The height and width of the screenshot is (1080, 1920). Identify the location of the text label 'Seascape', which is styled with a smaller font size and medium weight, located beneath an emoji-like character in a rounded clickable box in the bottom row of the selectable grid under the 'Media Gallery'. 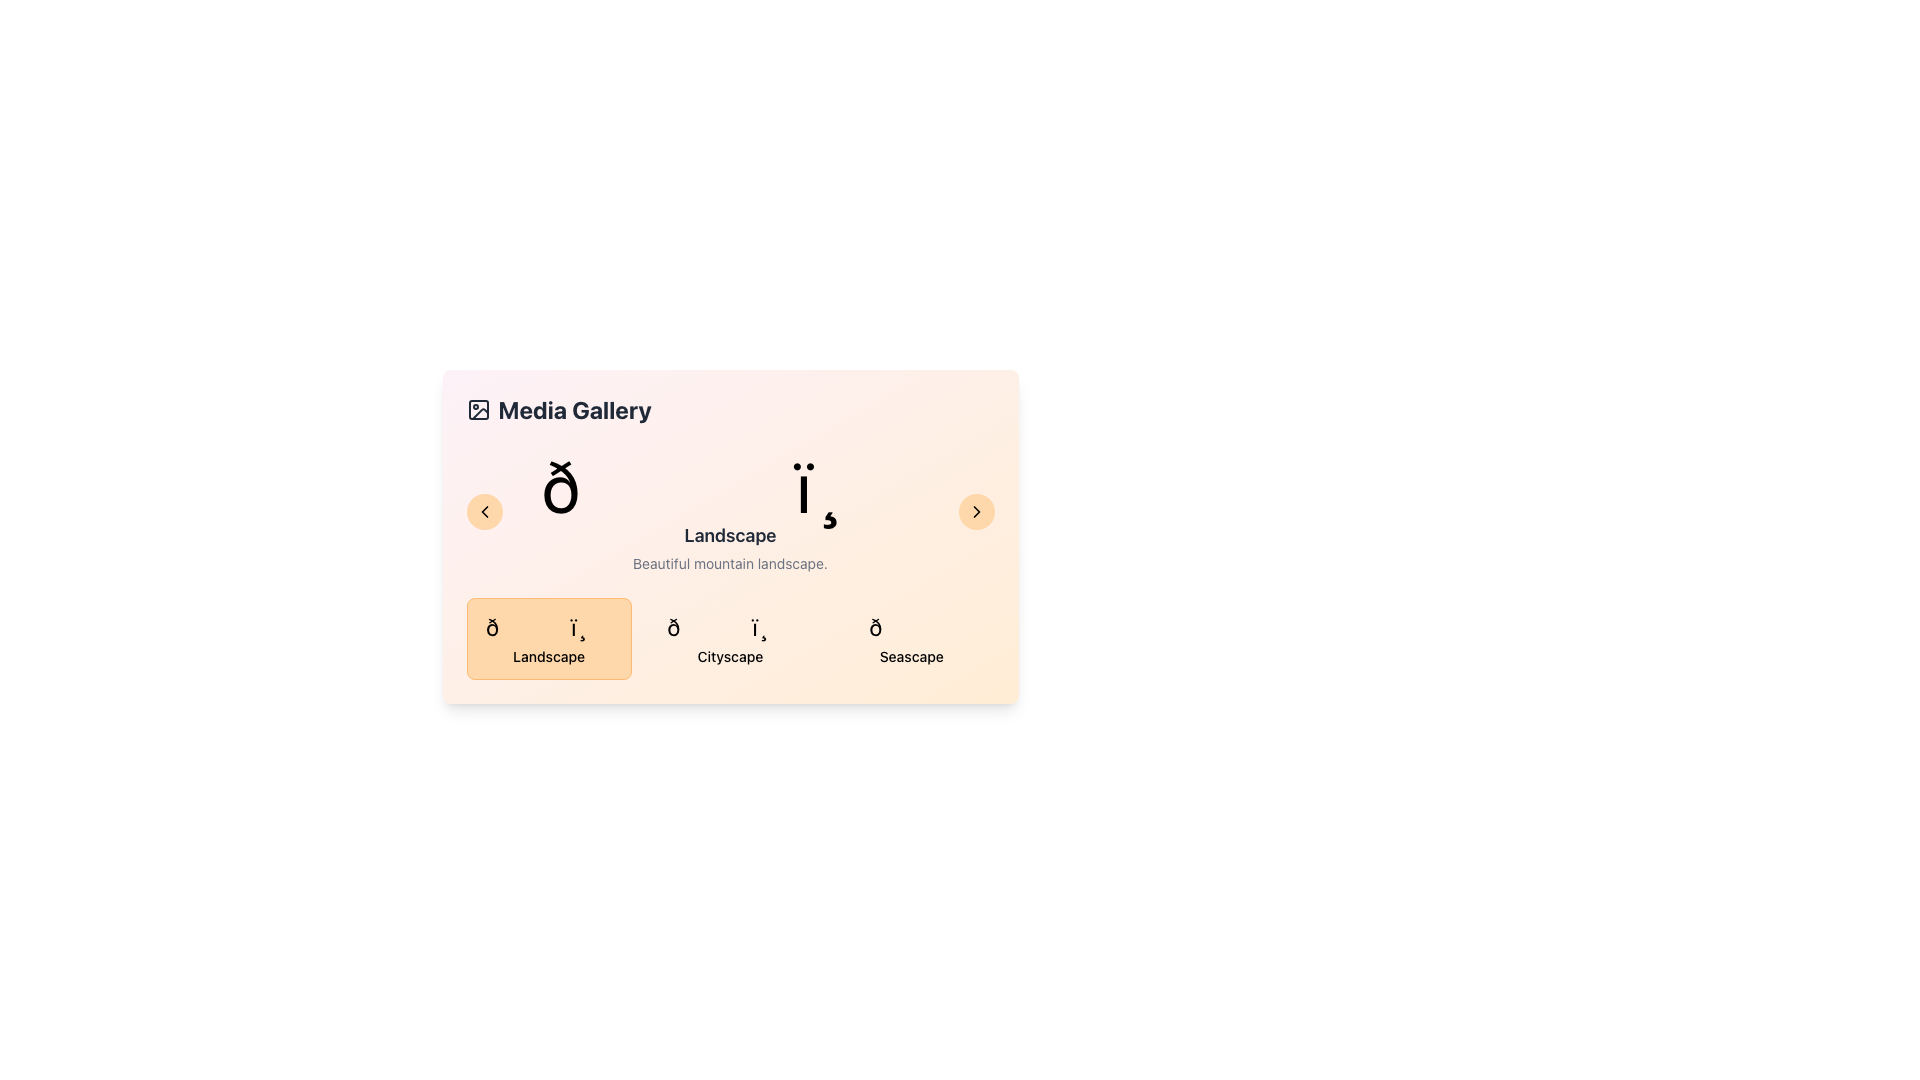
(910, 656).